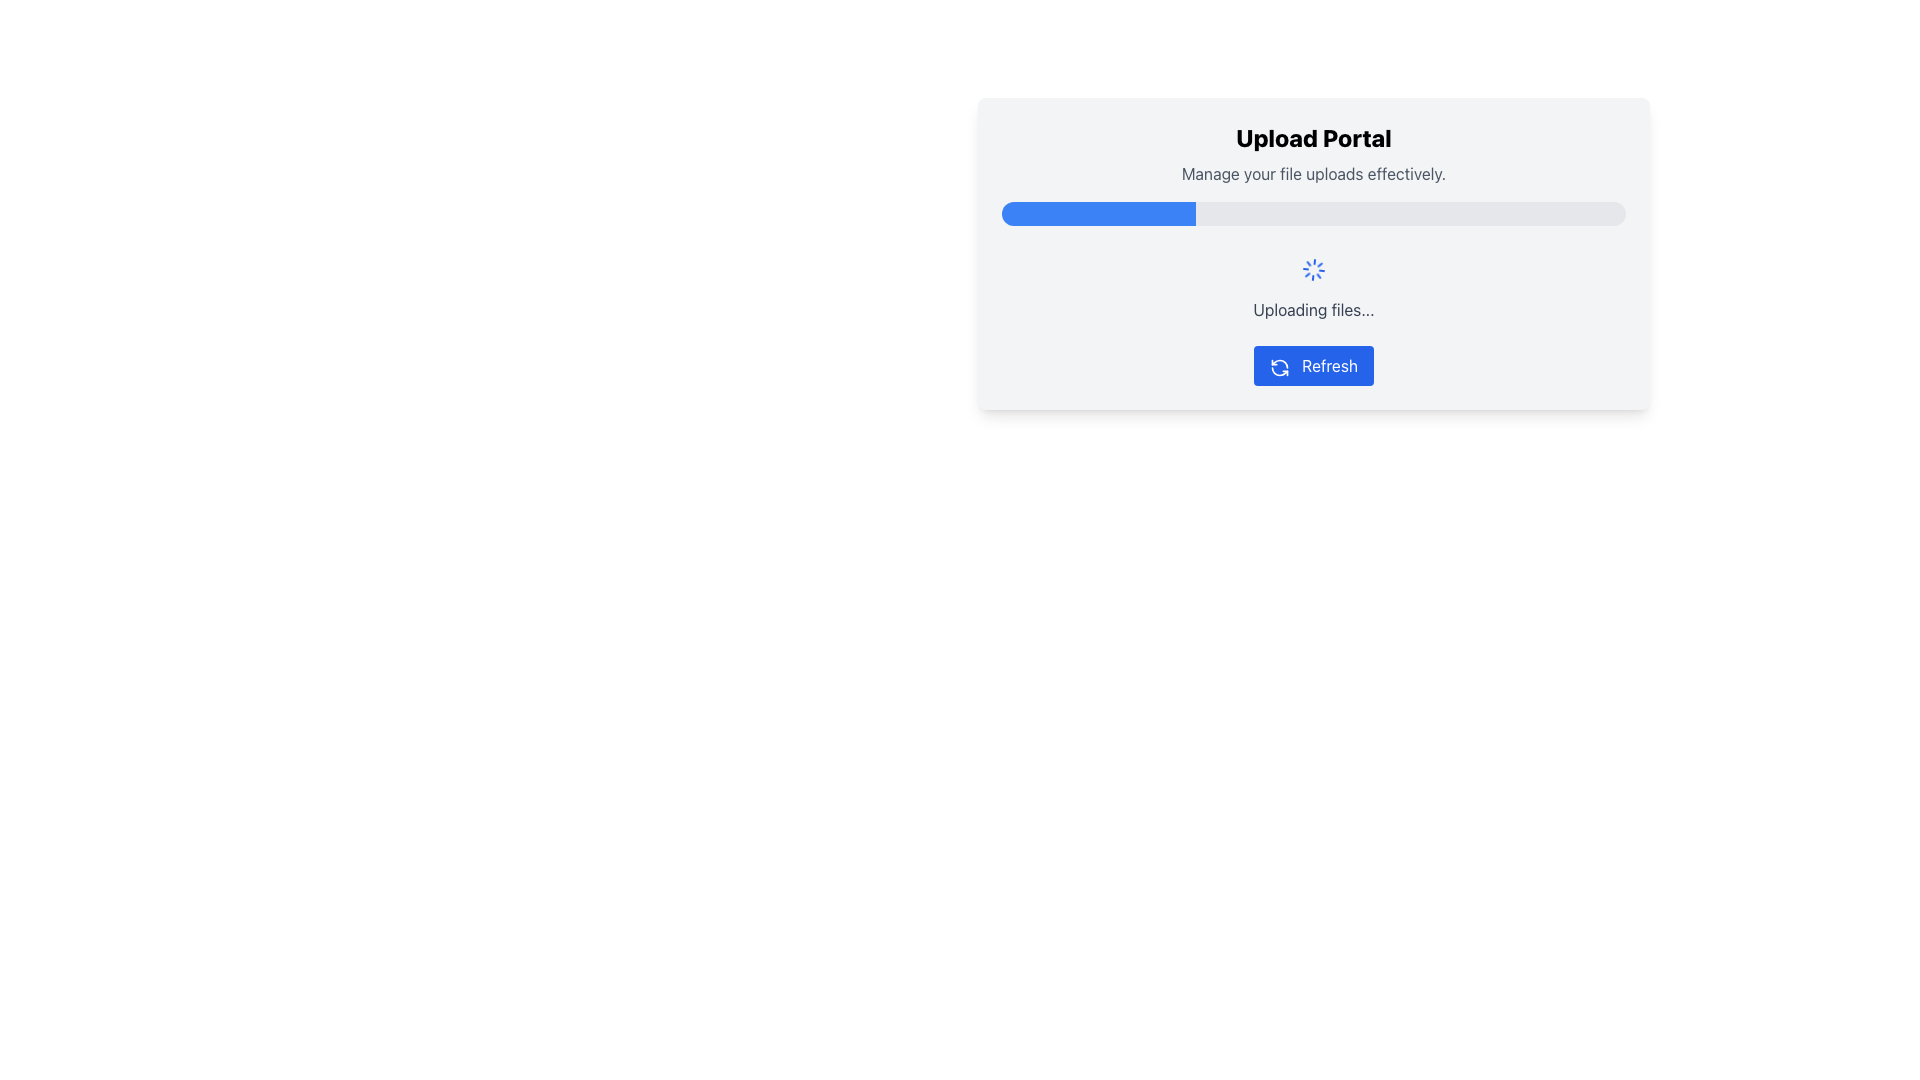 The height and width of the screenshot is (1080, 1920). What do you see at coordinates (1314, 172) in the screenshot?
I see `the static text element reading 'Manage your file uploads effectively.' which is located beneath the bold heading 'Upload Portal.'` at bounding box center [1314, 172].